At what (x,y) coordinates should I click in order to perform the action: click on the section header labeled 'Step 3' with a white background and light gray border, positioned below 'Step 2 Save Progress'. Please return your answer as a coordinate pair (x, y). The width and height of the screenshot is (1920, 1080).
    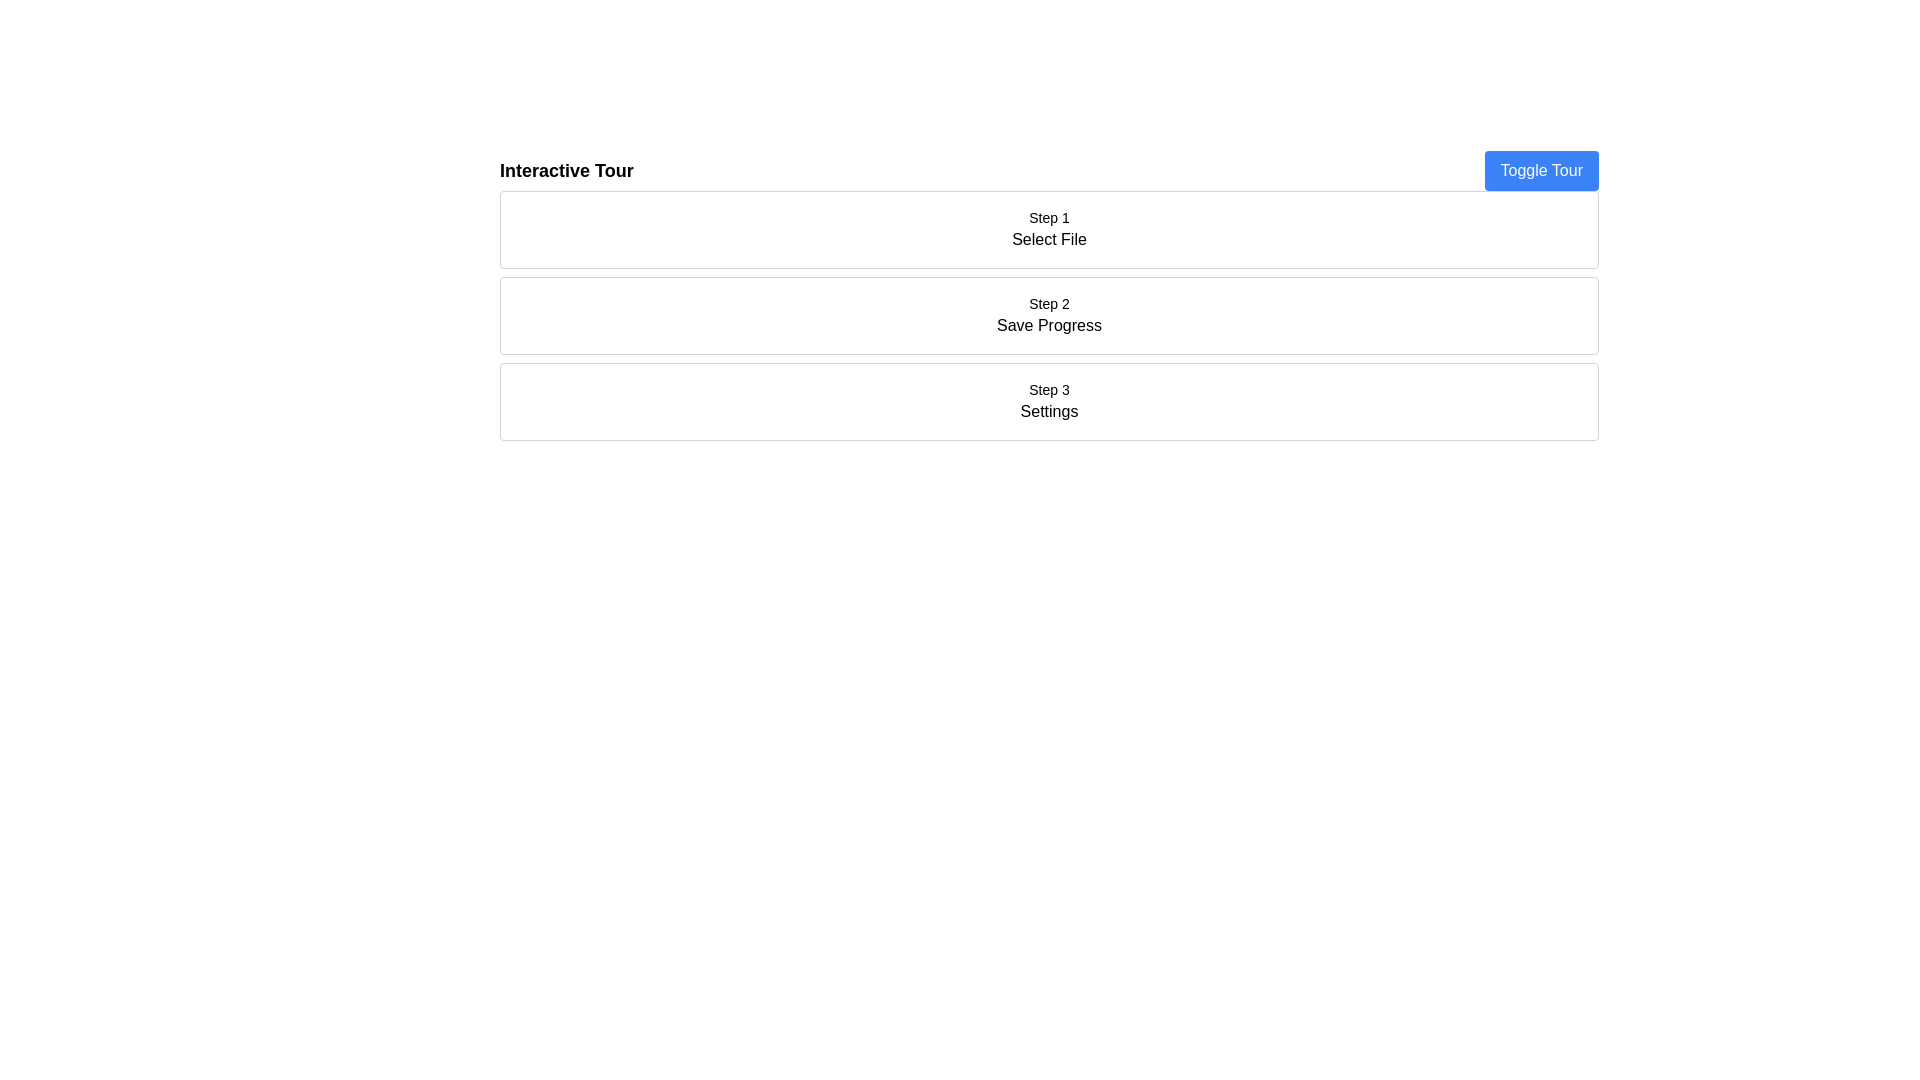
    Looking at the image, I should click on (1048, 401).